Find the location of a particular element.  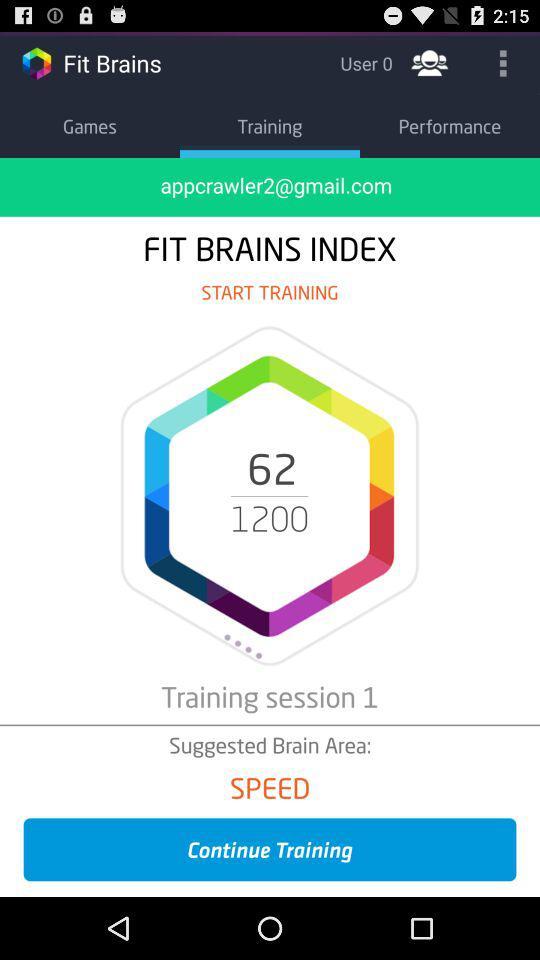

continue training item is located at coordinates (270, 848).